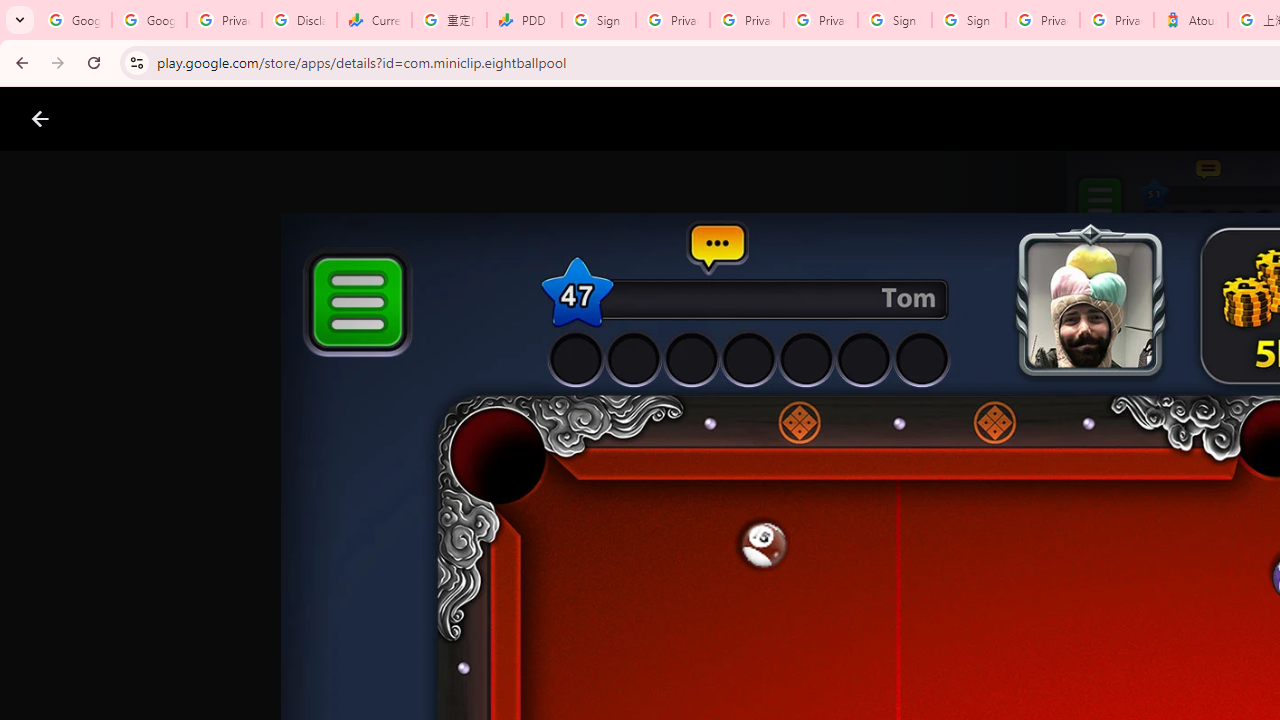 This screenshot has height=720, width=1280. Describe the element at coordinates (111, 119) in the screenshot. I see `'Google Play logo'` at that location.